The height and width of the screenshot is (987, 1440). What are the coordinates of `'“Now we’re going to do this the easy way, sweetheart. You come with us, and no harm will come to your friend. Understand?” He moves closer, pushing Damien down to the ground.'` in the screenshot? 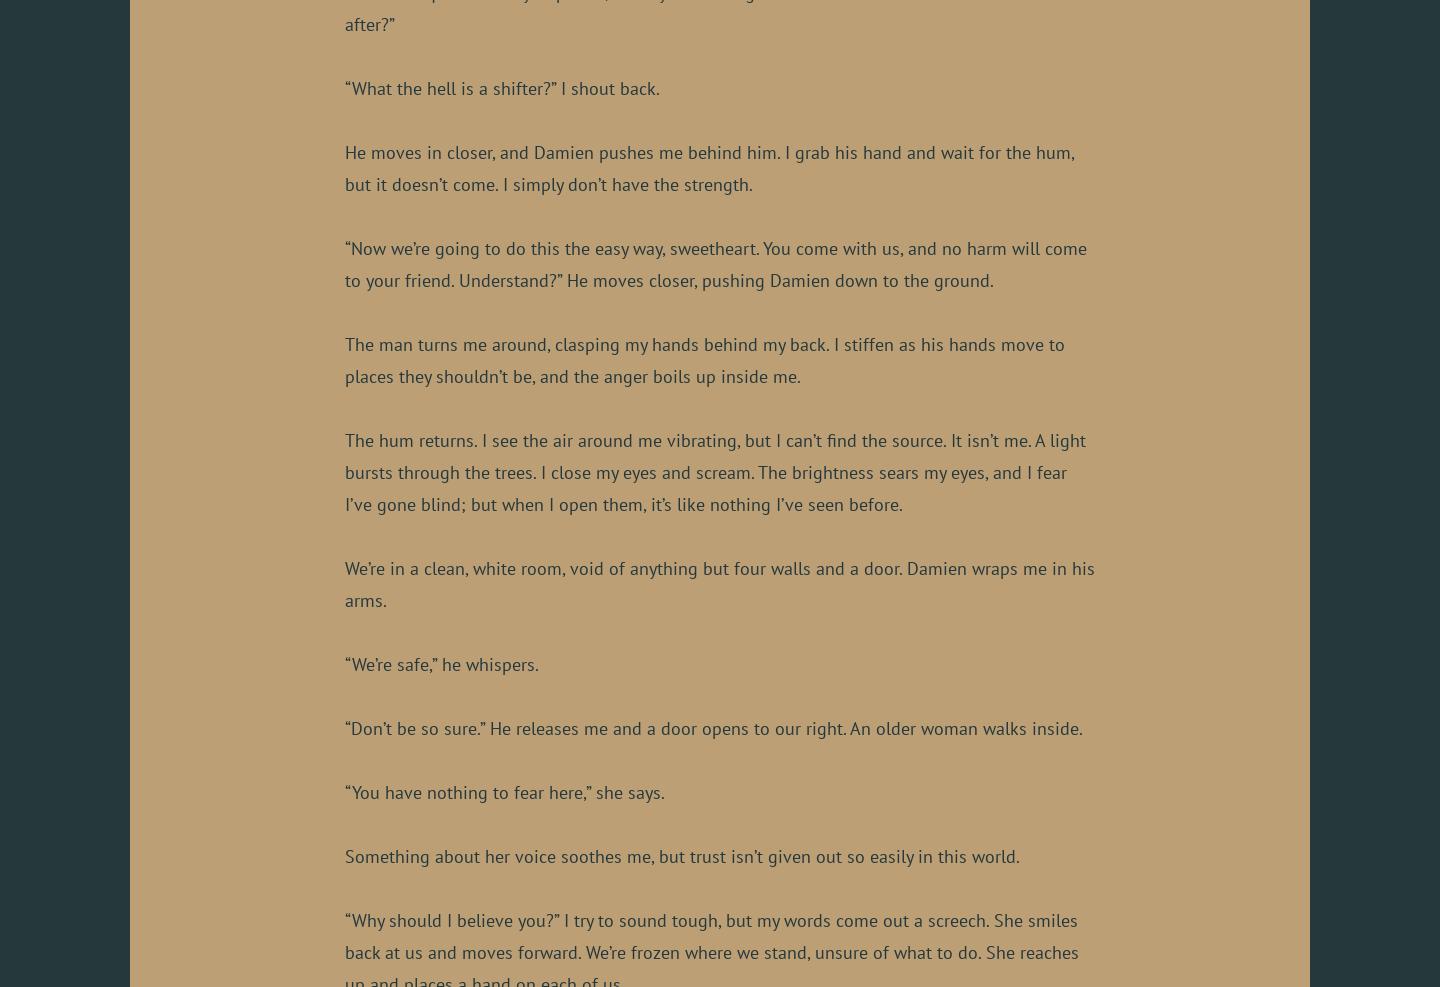 It's located at (715, 263).